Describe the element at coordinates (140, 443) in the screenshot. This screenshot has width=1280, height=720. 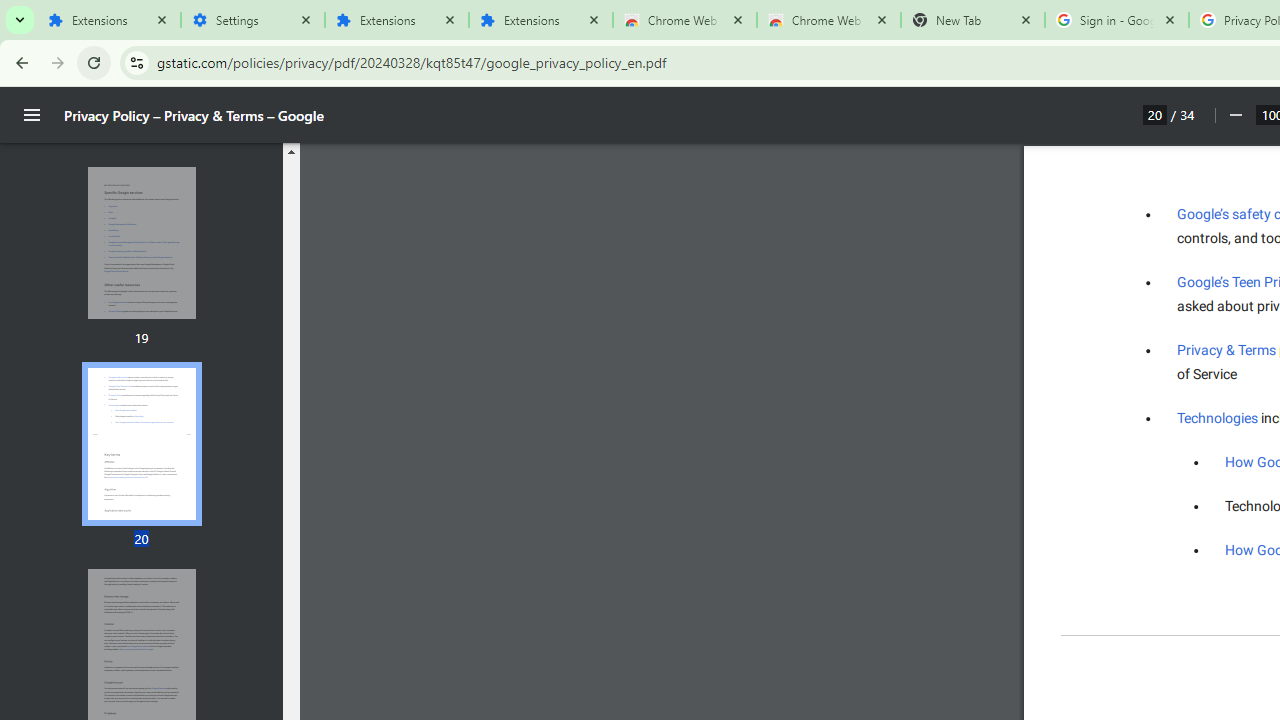
I see `'Thumbnail for page 20'` at that location.